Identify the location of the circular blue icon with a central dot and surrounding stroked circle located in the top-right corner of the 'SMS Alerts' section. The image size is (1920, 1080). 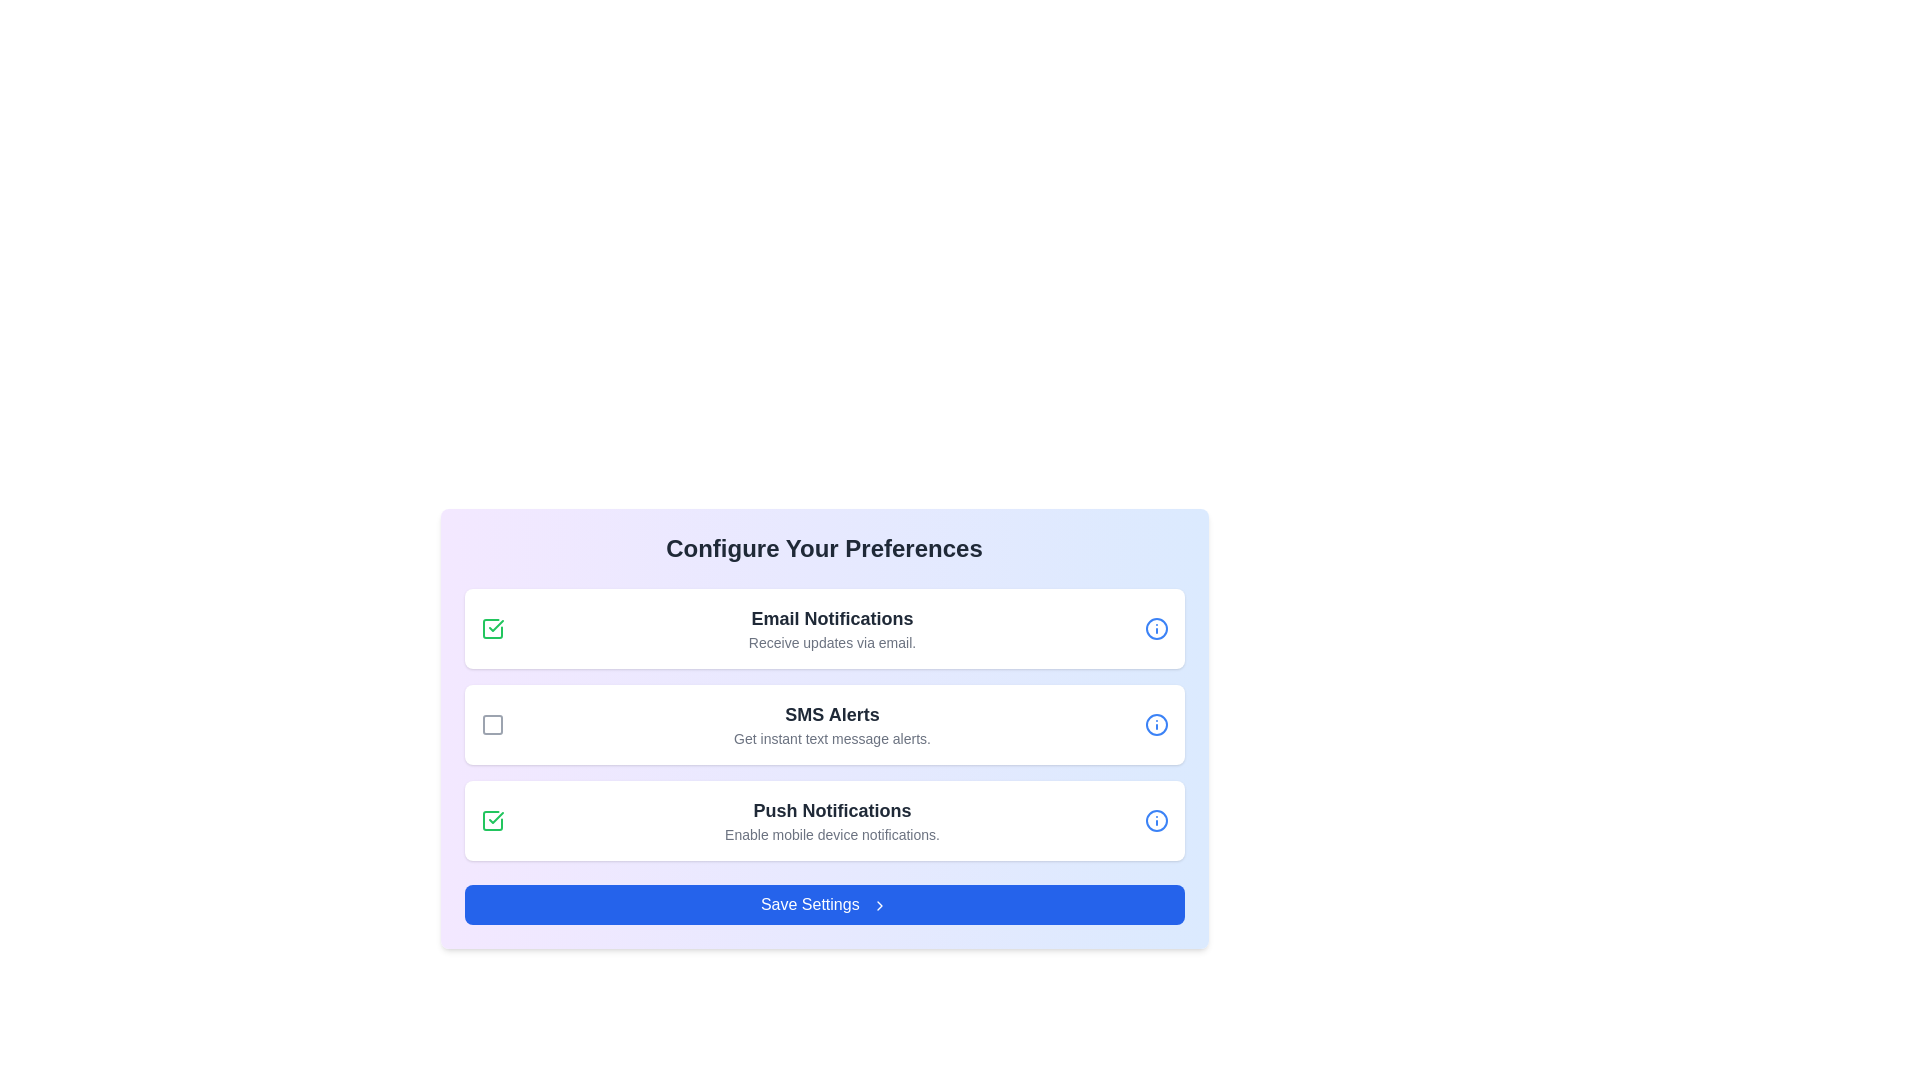
(1156, 725).